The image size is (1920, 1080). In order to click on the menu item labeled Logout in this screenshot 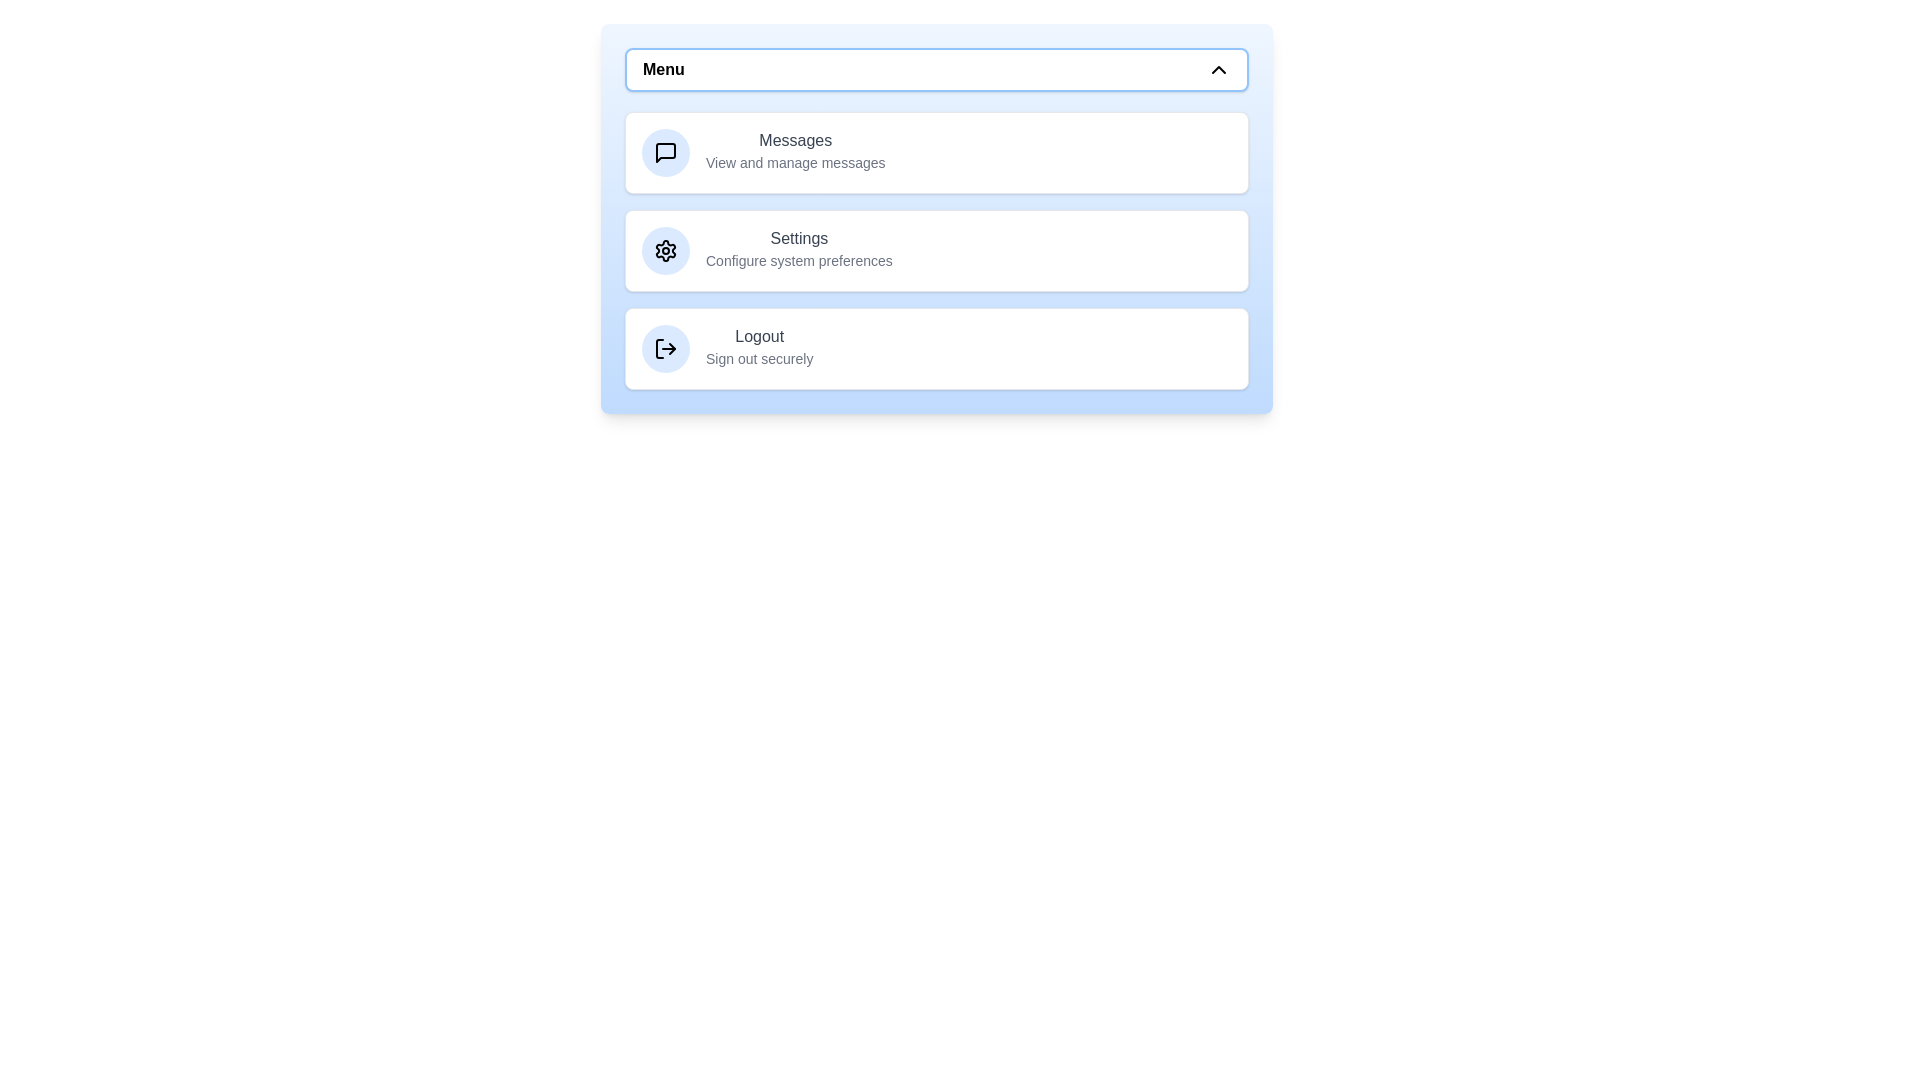, I will do `click(935, 347)`.